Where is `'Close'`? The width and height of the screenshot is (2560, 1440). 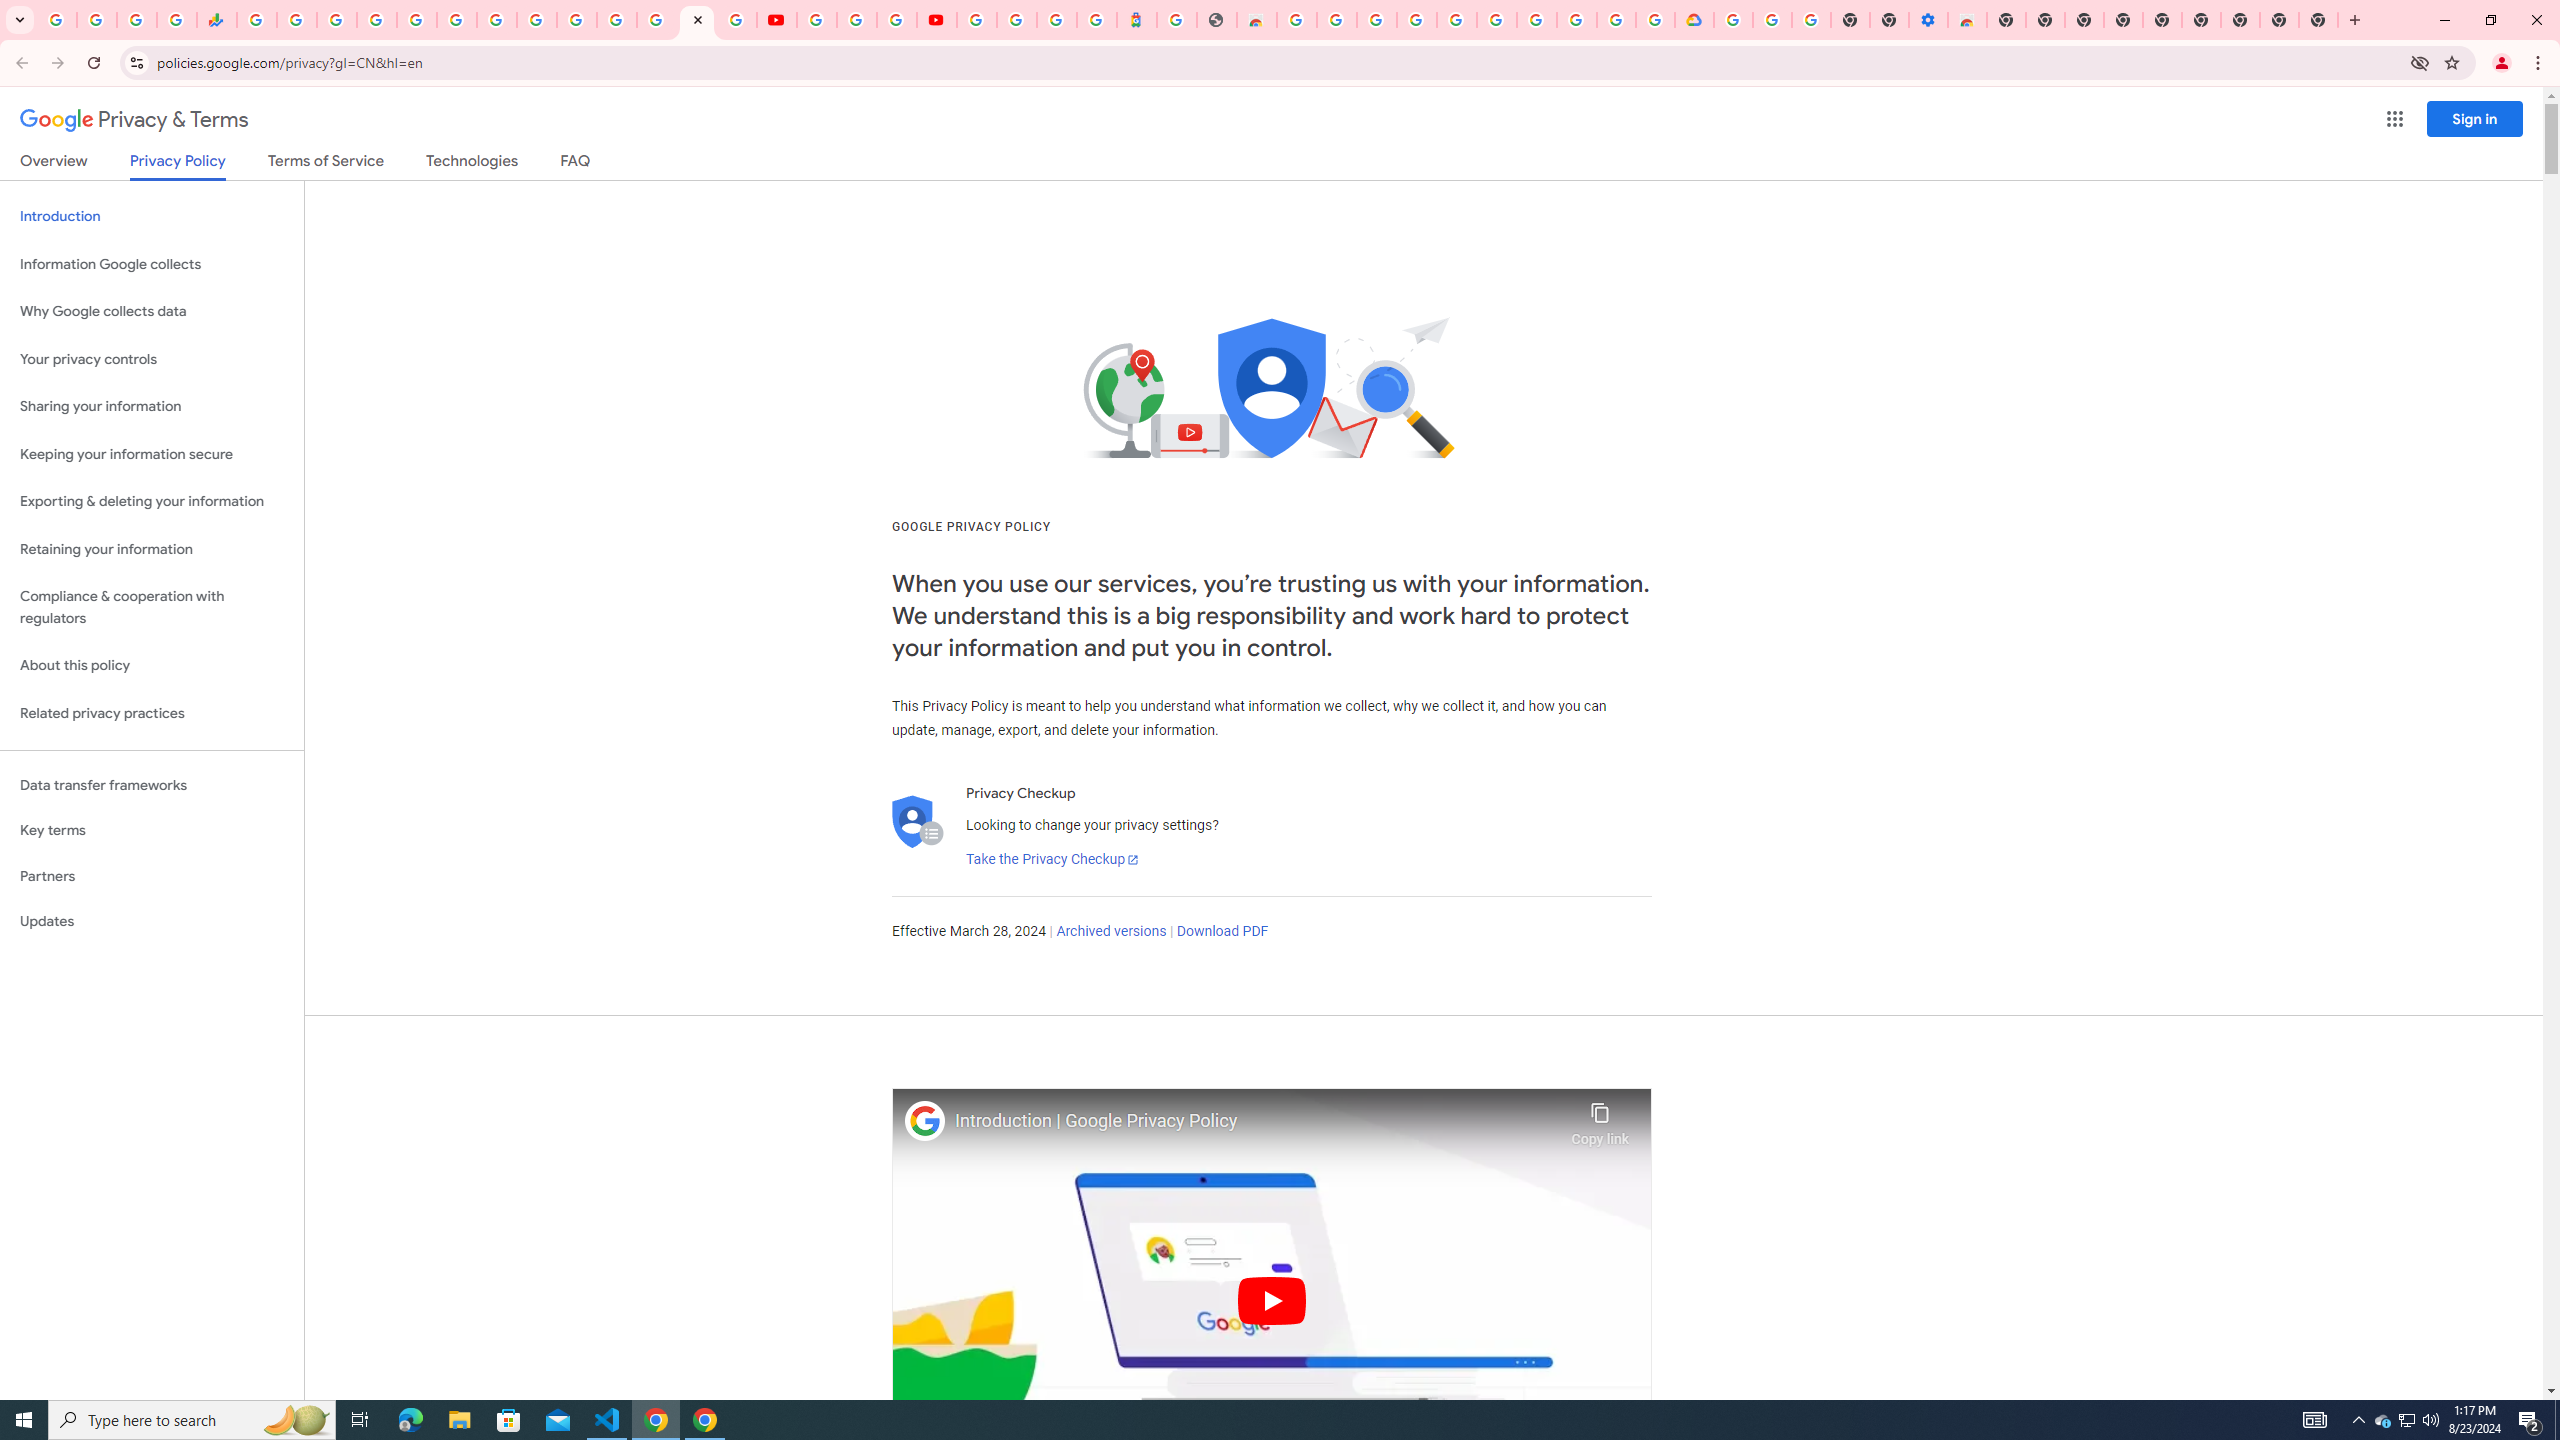
'Close' is located at coordinates (697, 19).